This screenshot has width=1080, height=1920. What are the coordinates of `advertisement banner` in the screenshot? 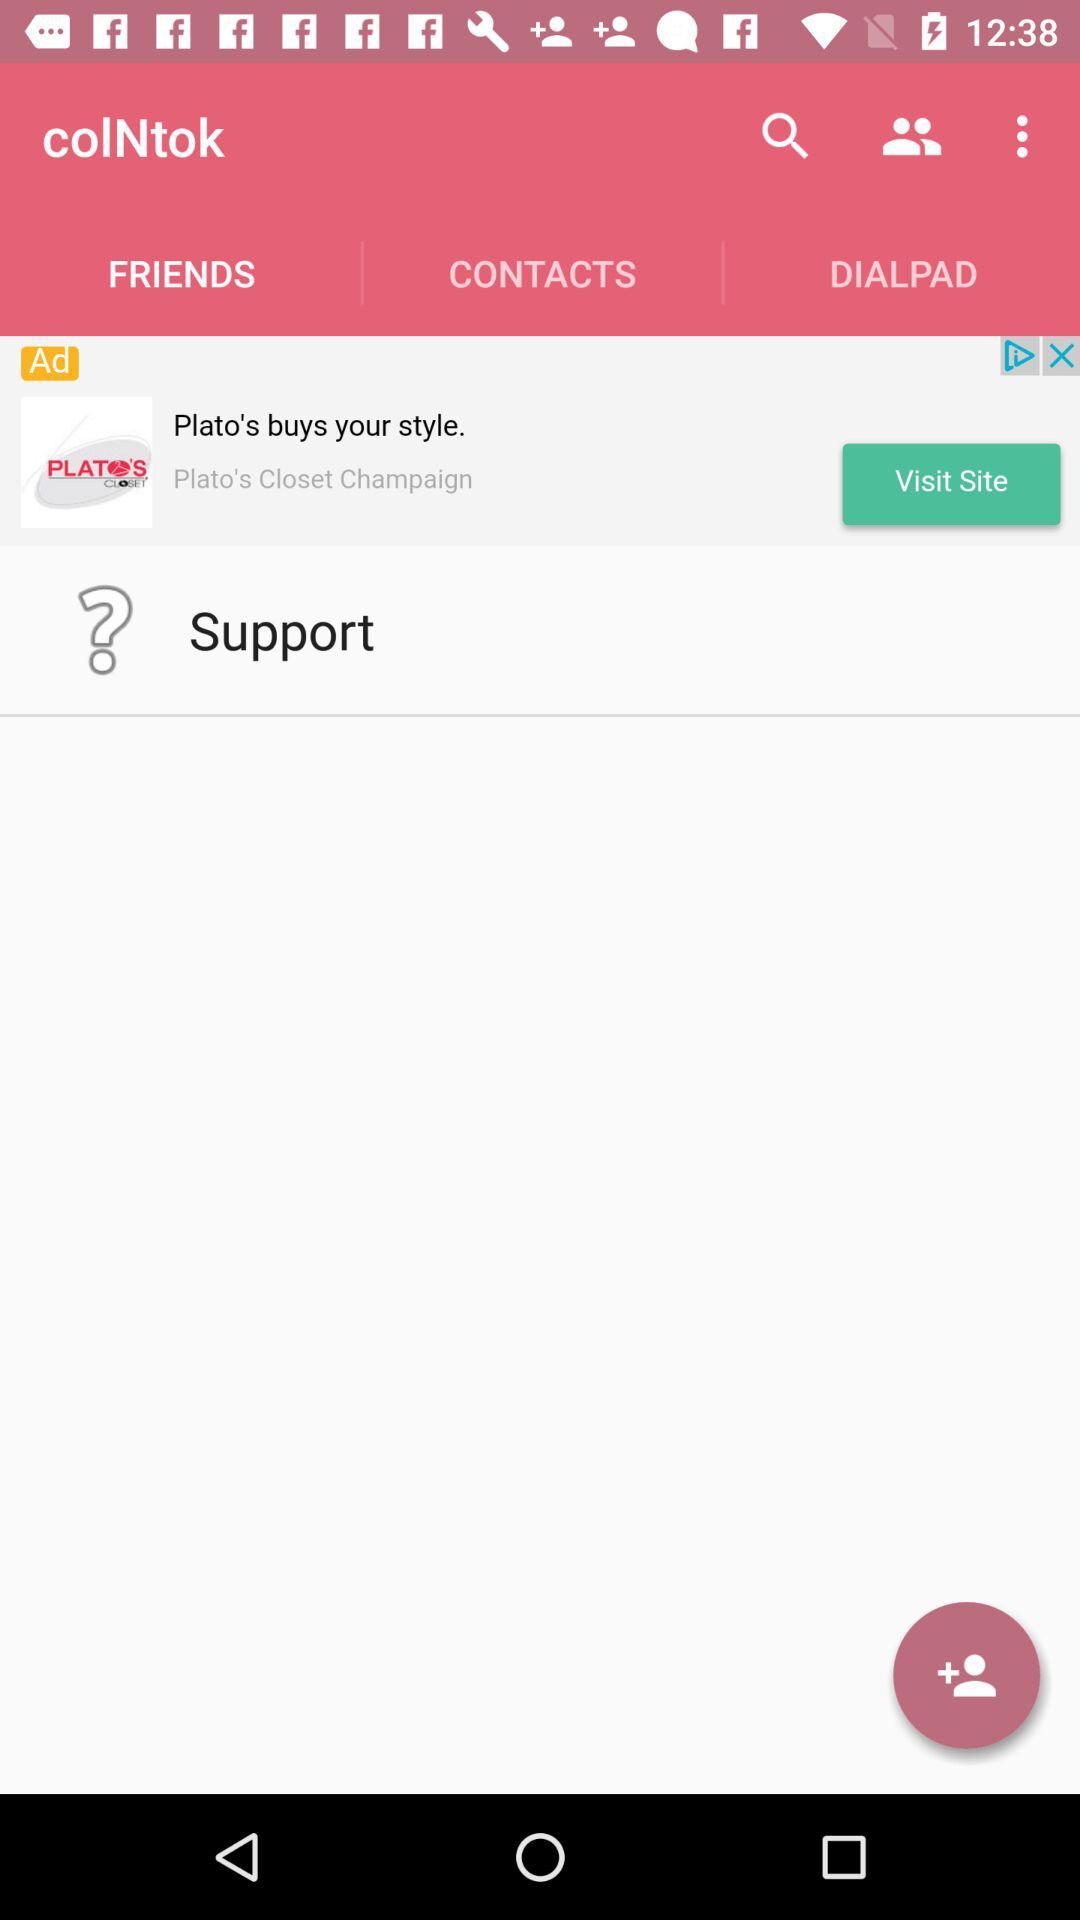 It's located at (540, 440).